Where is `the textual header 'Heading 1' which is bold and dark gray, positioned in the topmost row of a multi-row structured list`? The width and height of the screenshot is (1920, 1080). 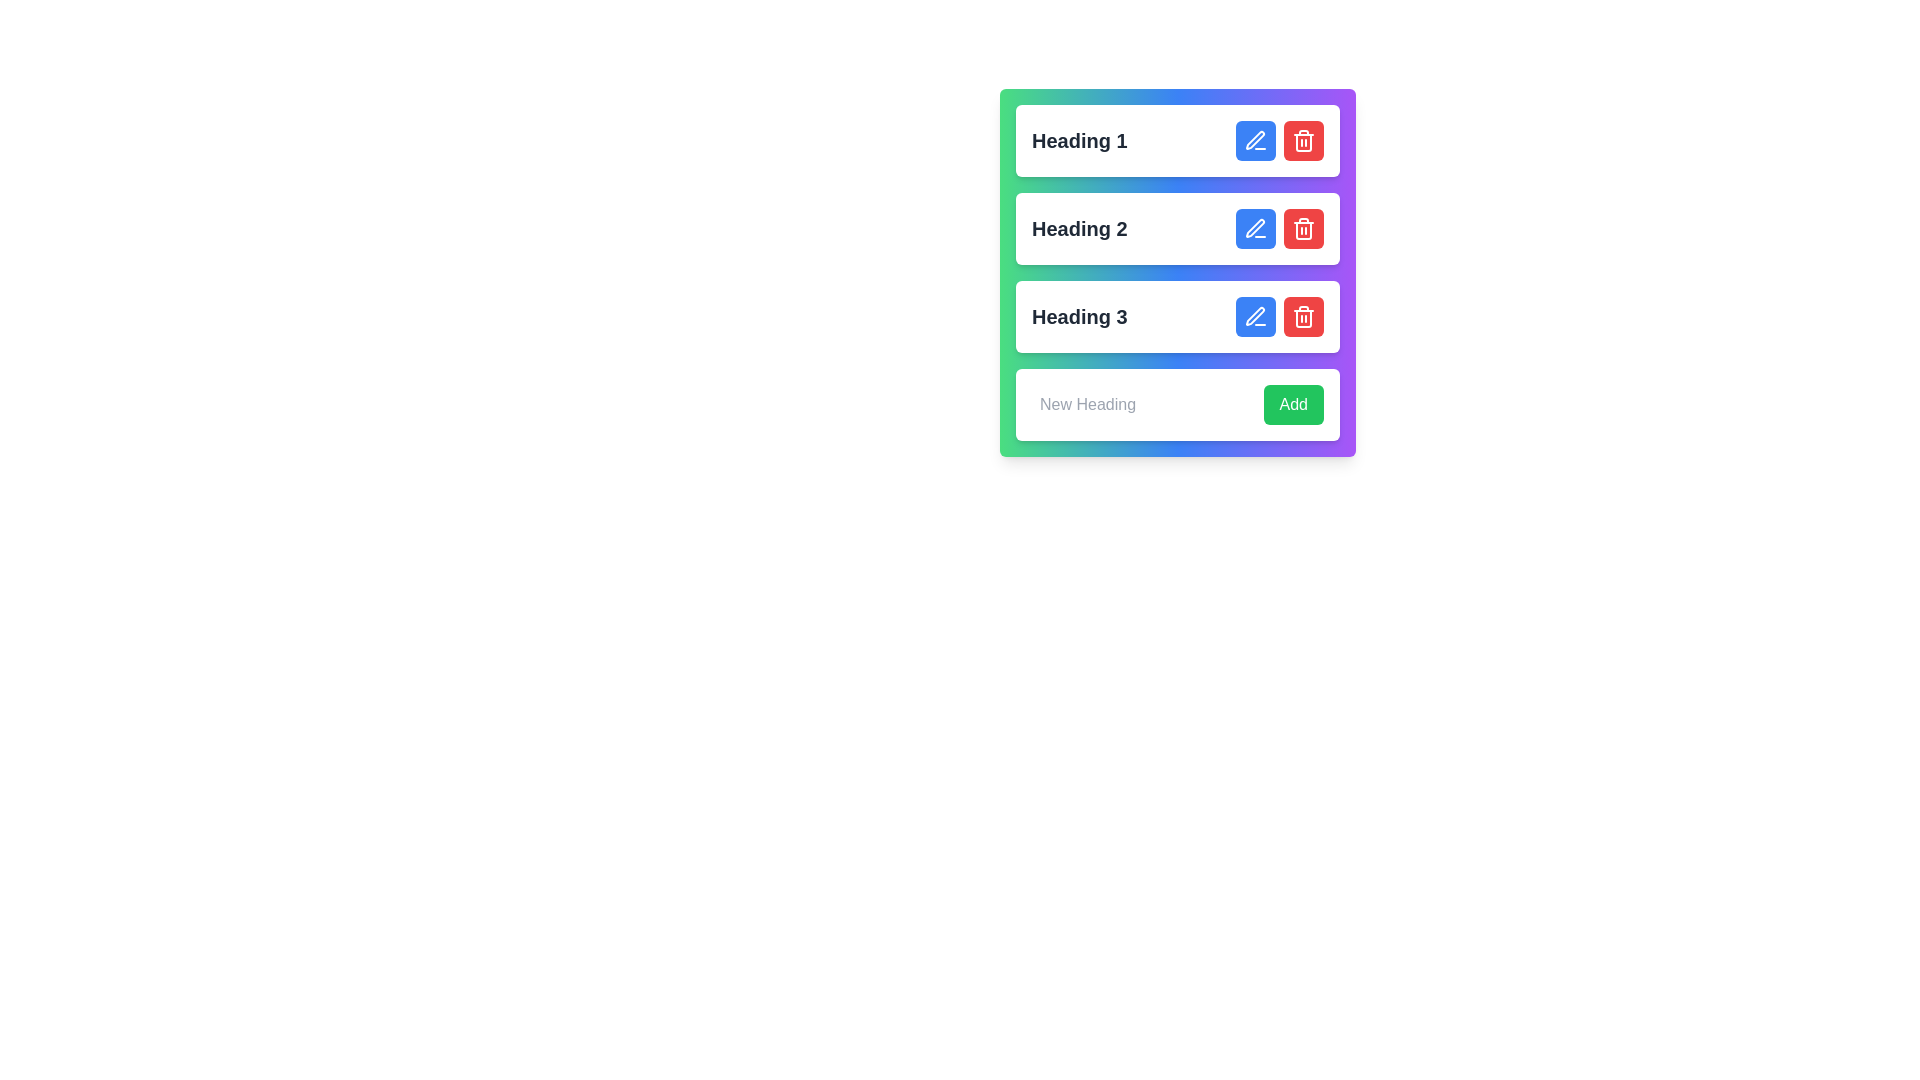 the textual header 'Heading 1' which is bold and dark gray, positioned in the topmost row of a multi-row structured list is located at coordinates (1078, 140).